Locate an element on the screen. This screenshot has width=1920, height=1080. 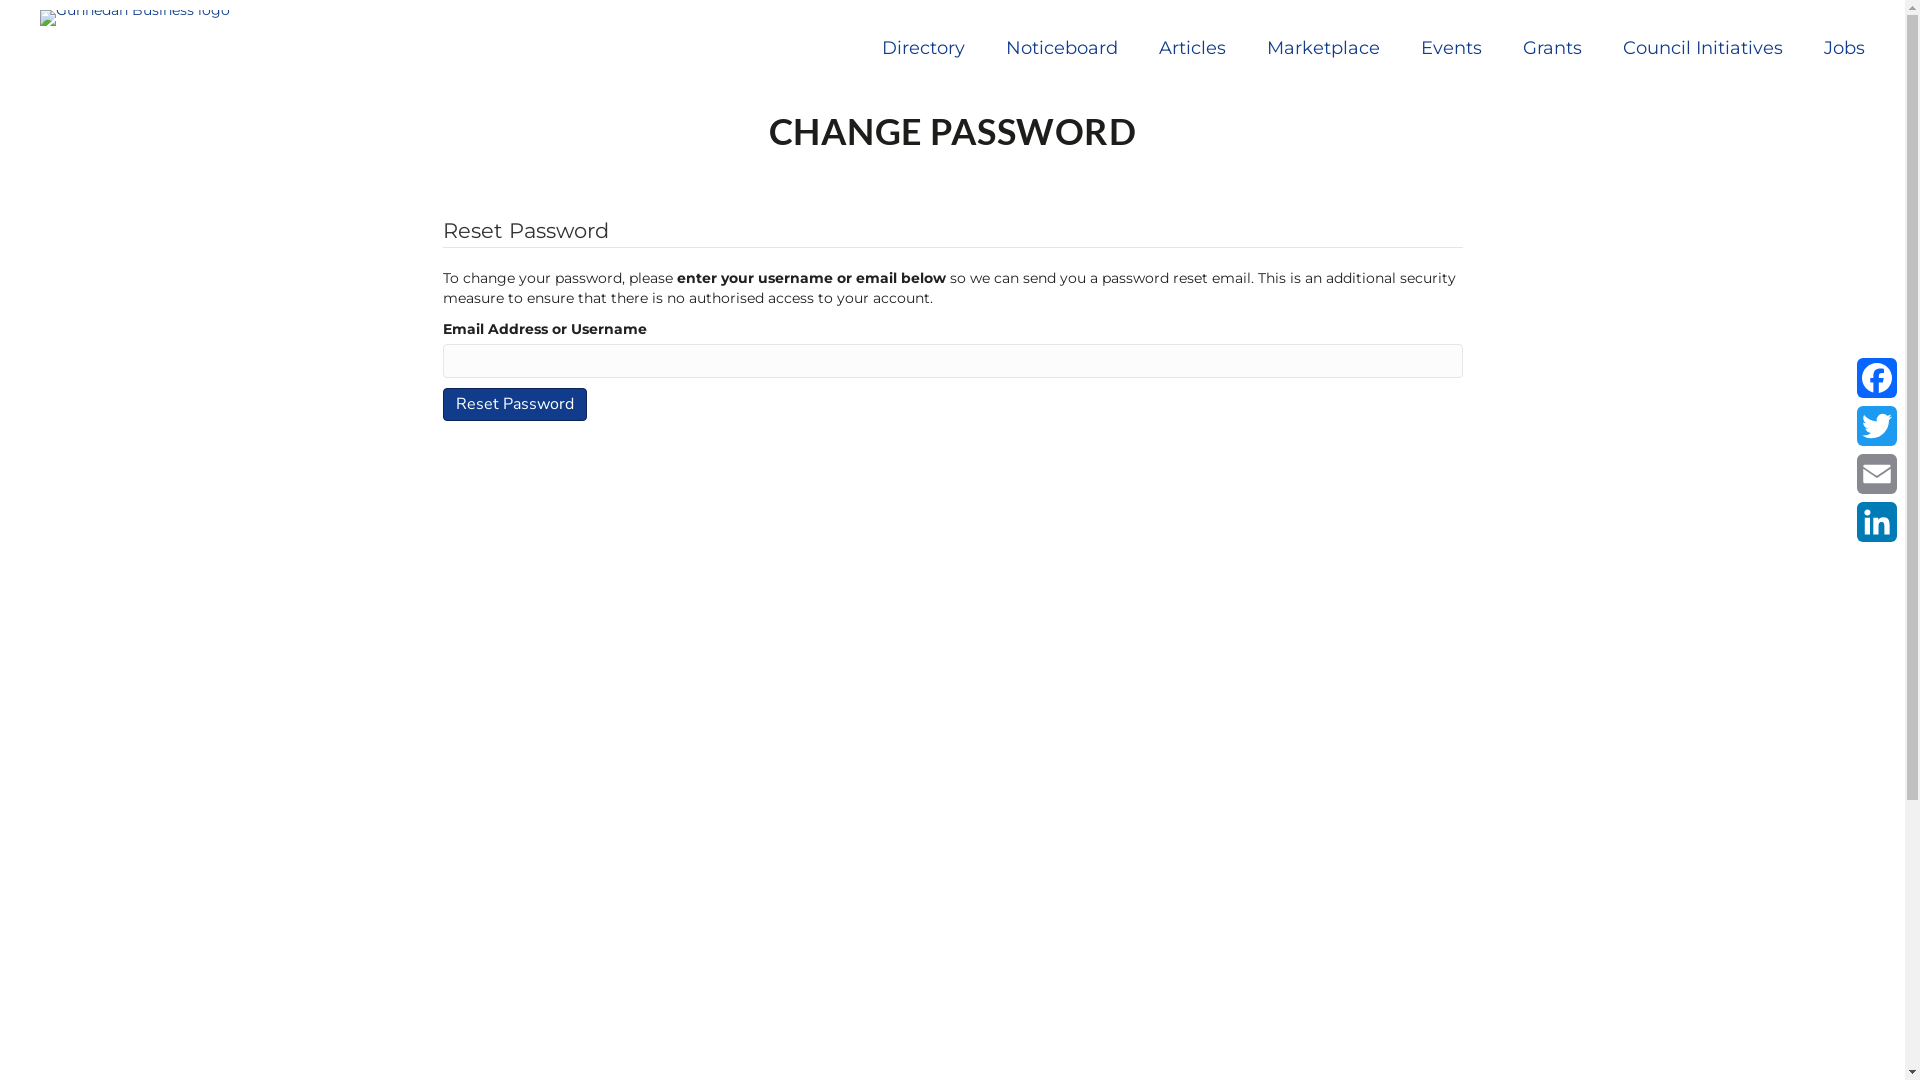
'Noticeboard' is located at coordinates (1060, 46).